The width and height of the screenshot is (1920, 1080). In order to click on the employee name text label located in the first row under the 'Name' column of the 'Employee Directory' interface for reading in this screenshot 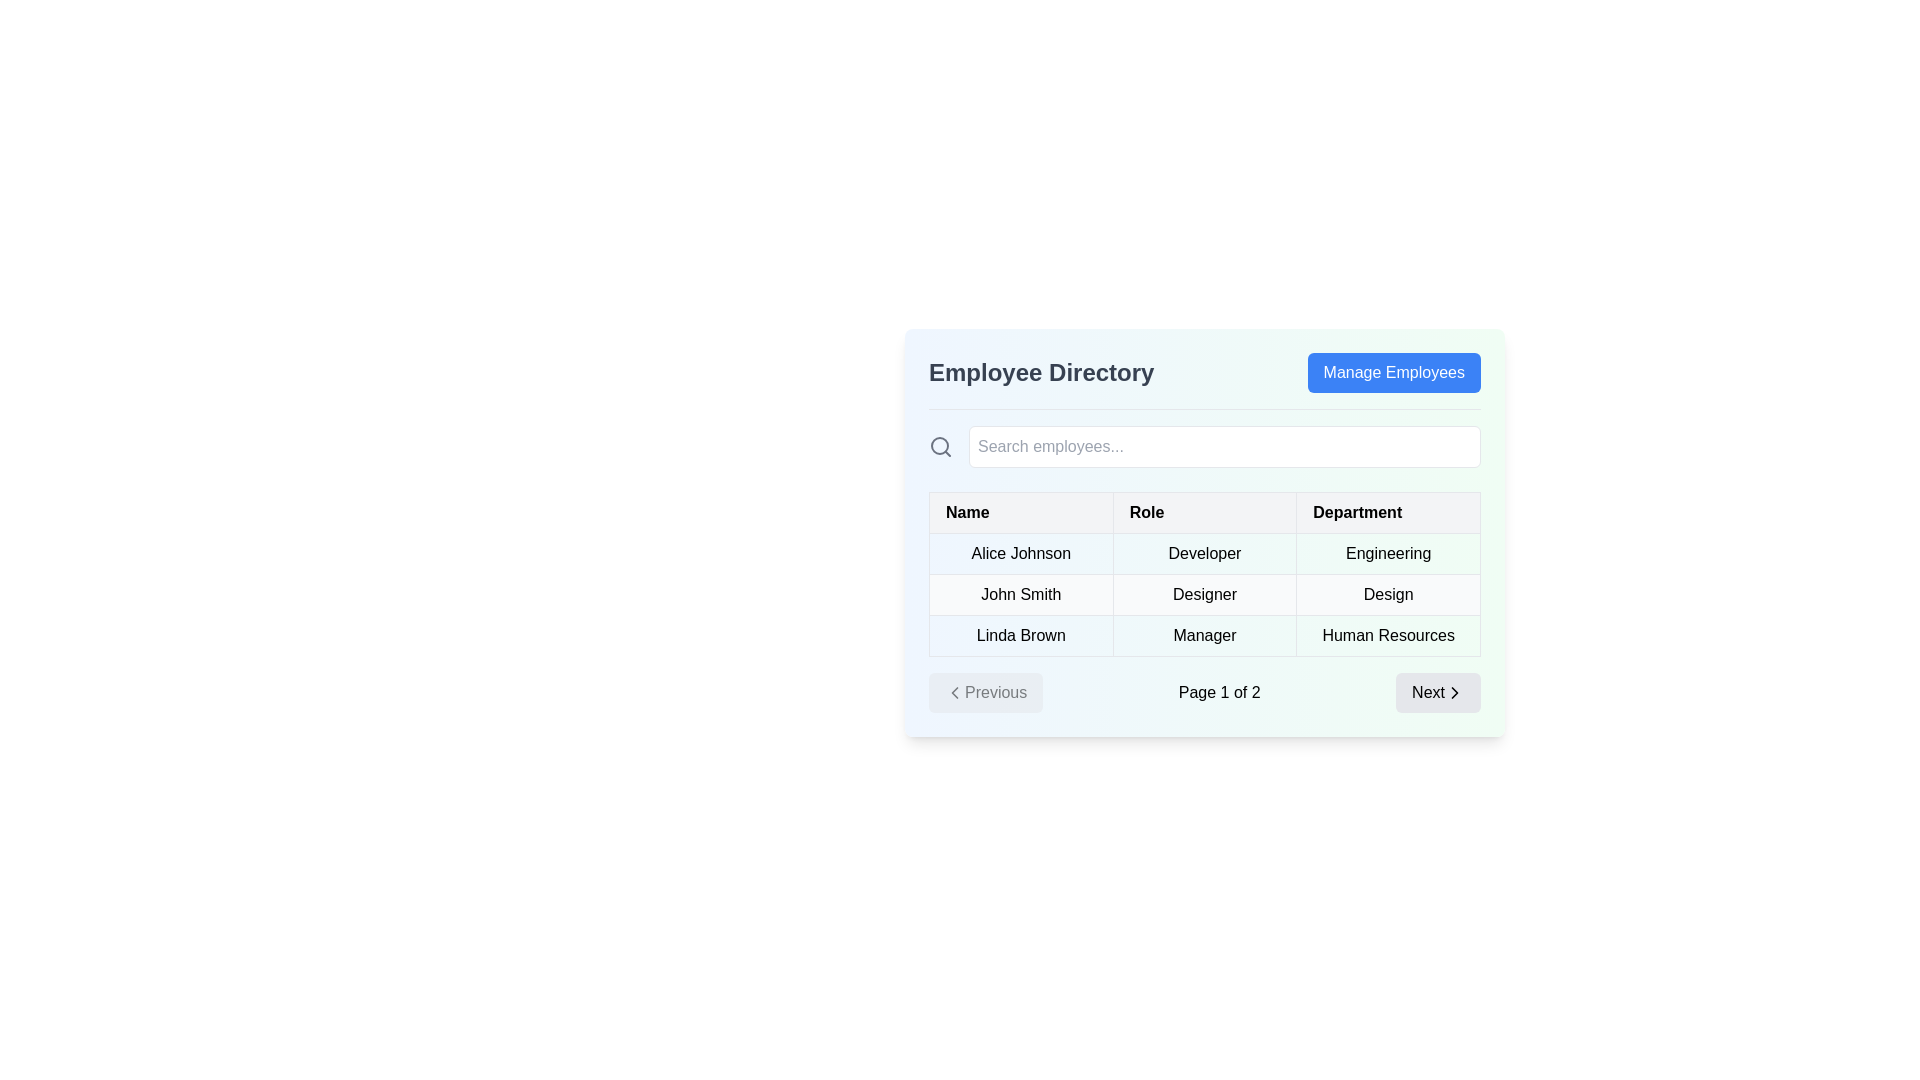, I will do `click(1021, 554)`.